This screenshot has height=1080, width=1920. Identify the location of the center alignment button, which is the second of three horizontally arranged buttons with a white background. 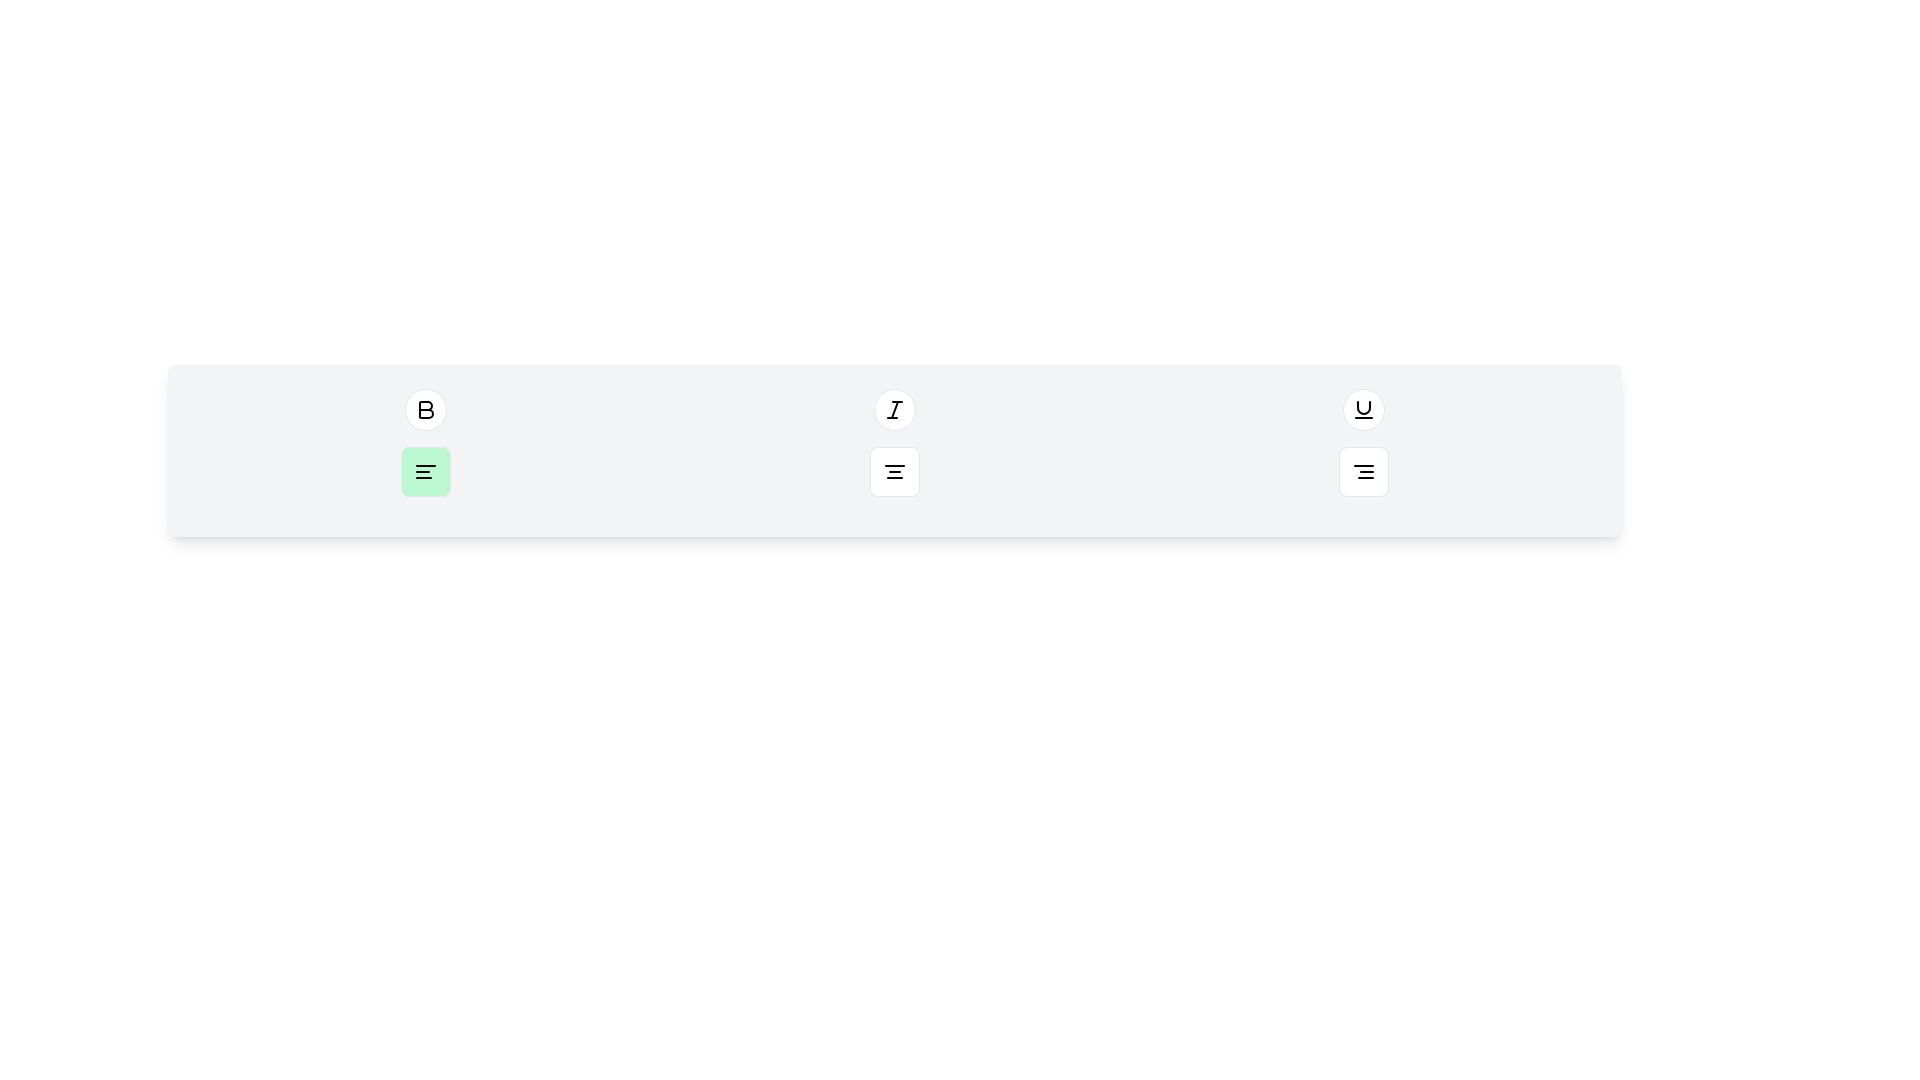
(893, 471).